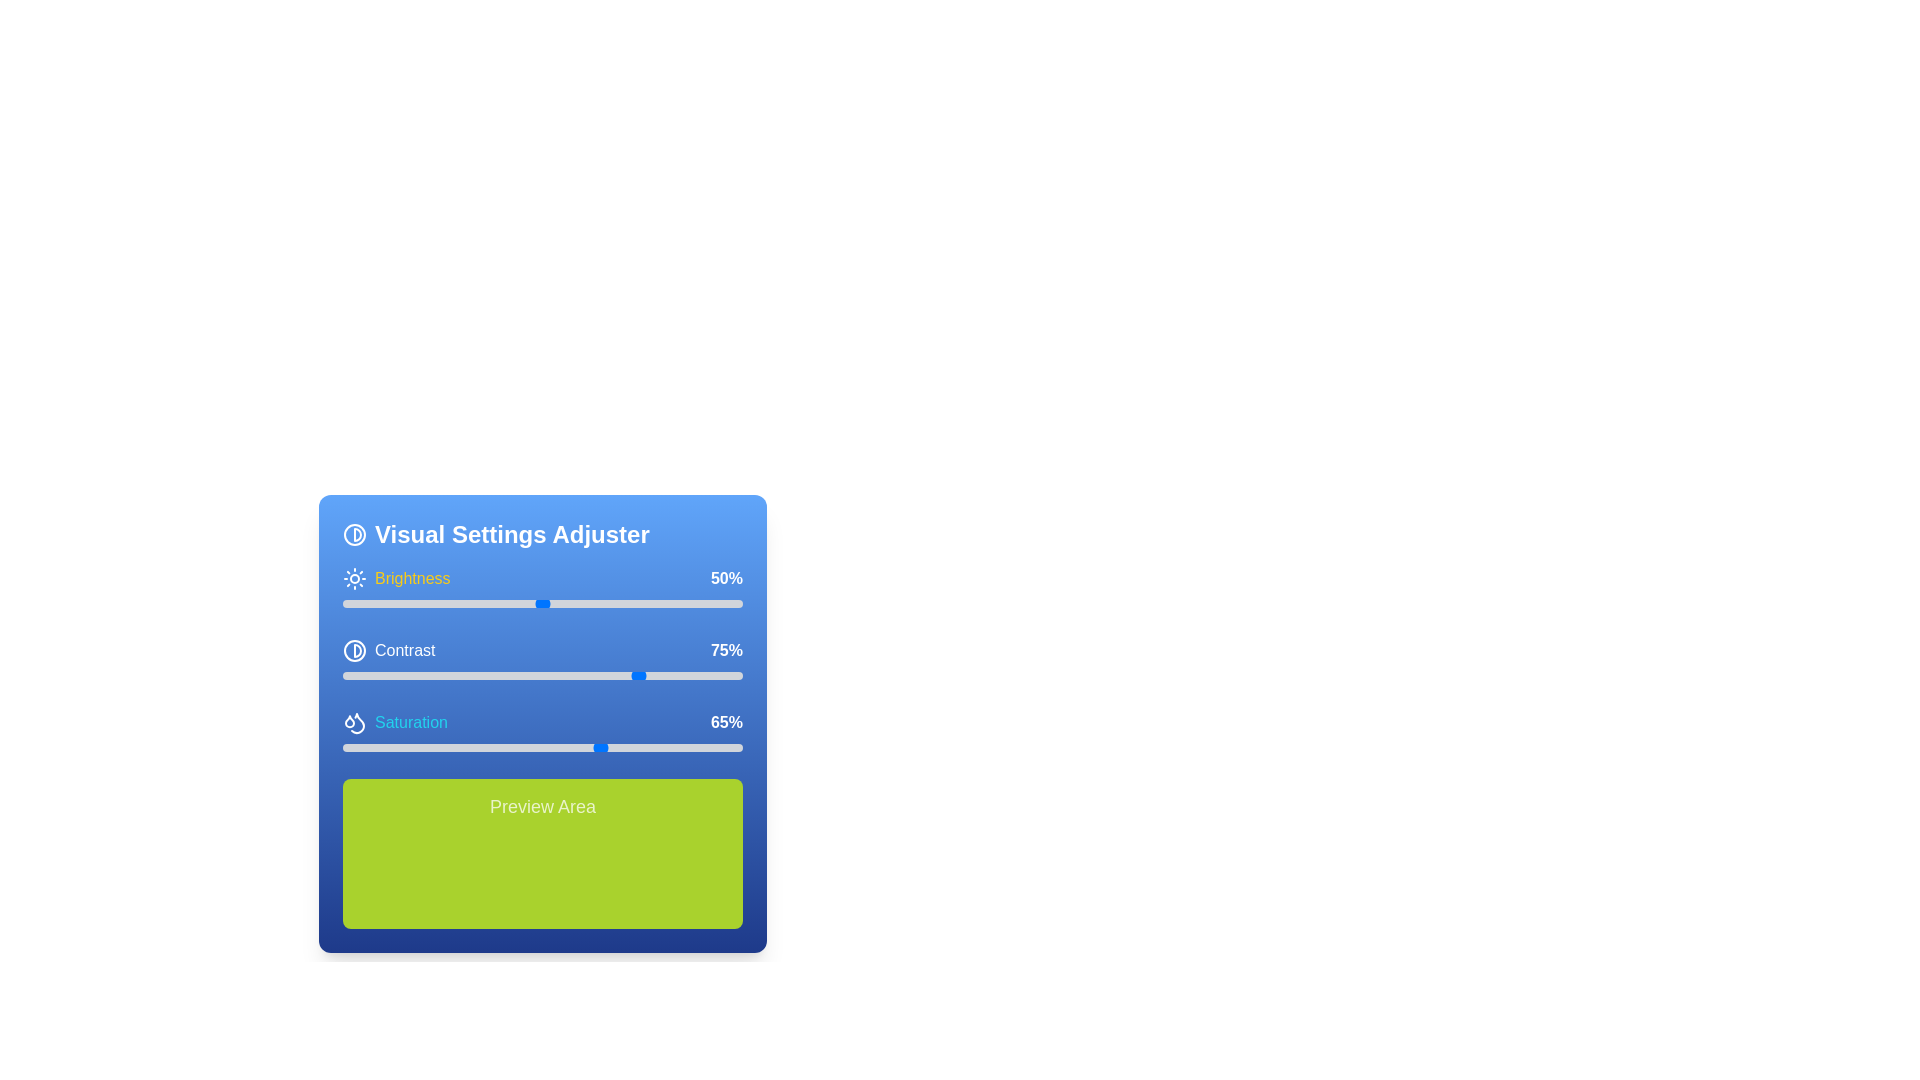 The height and width of the screenshot is (1080, 1920). What do you see at coordinates (594, 675) in the screenshot?
I see `contrast` at bounding box center [594, 675].